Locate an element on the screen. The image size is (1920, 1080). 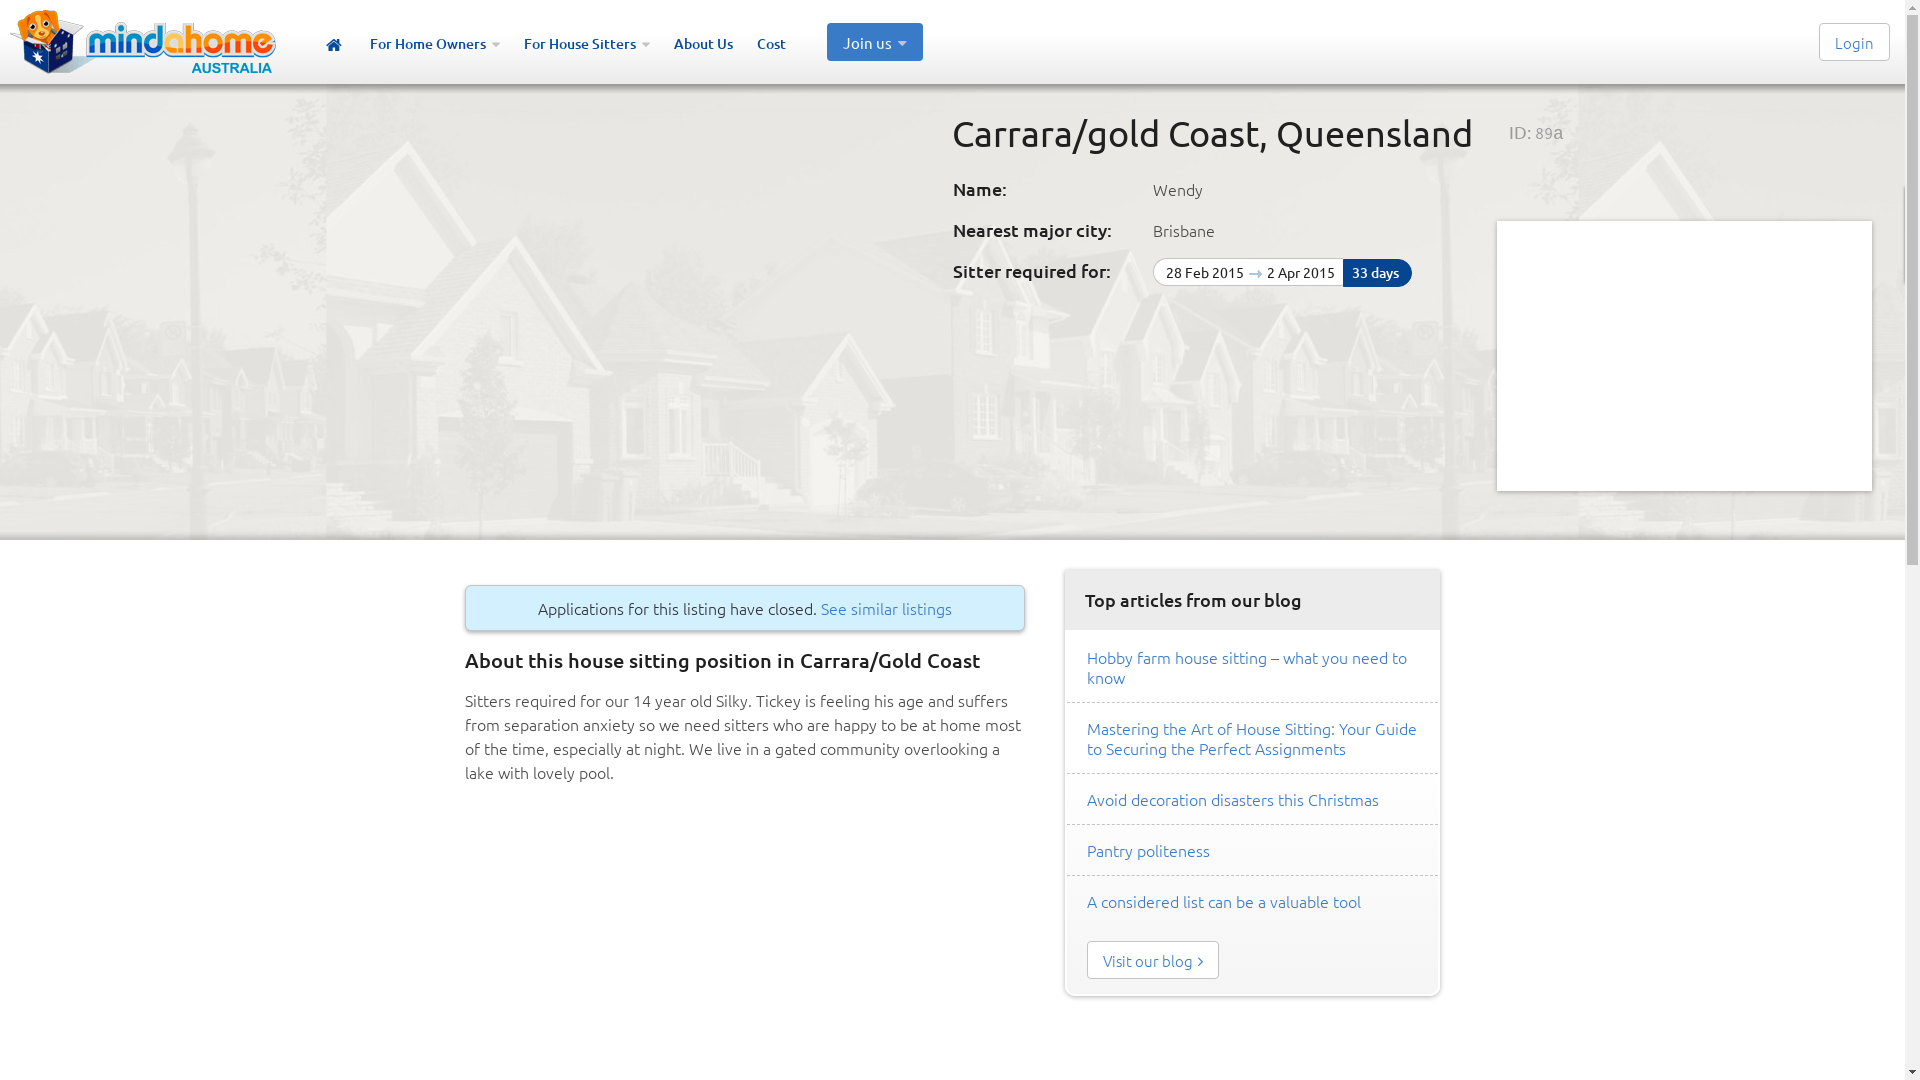
'Join us' is located at coordinates (874, 42).